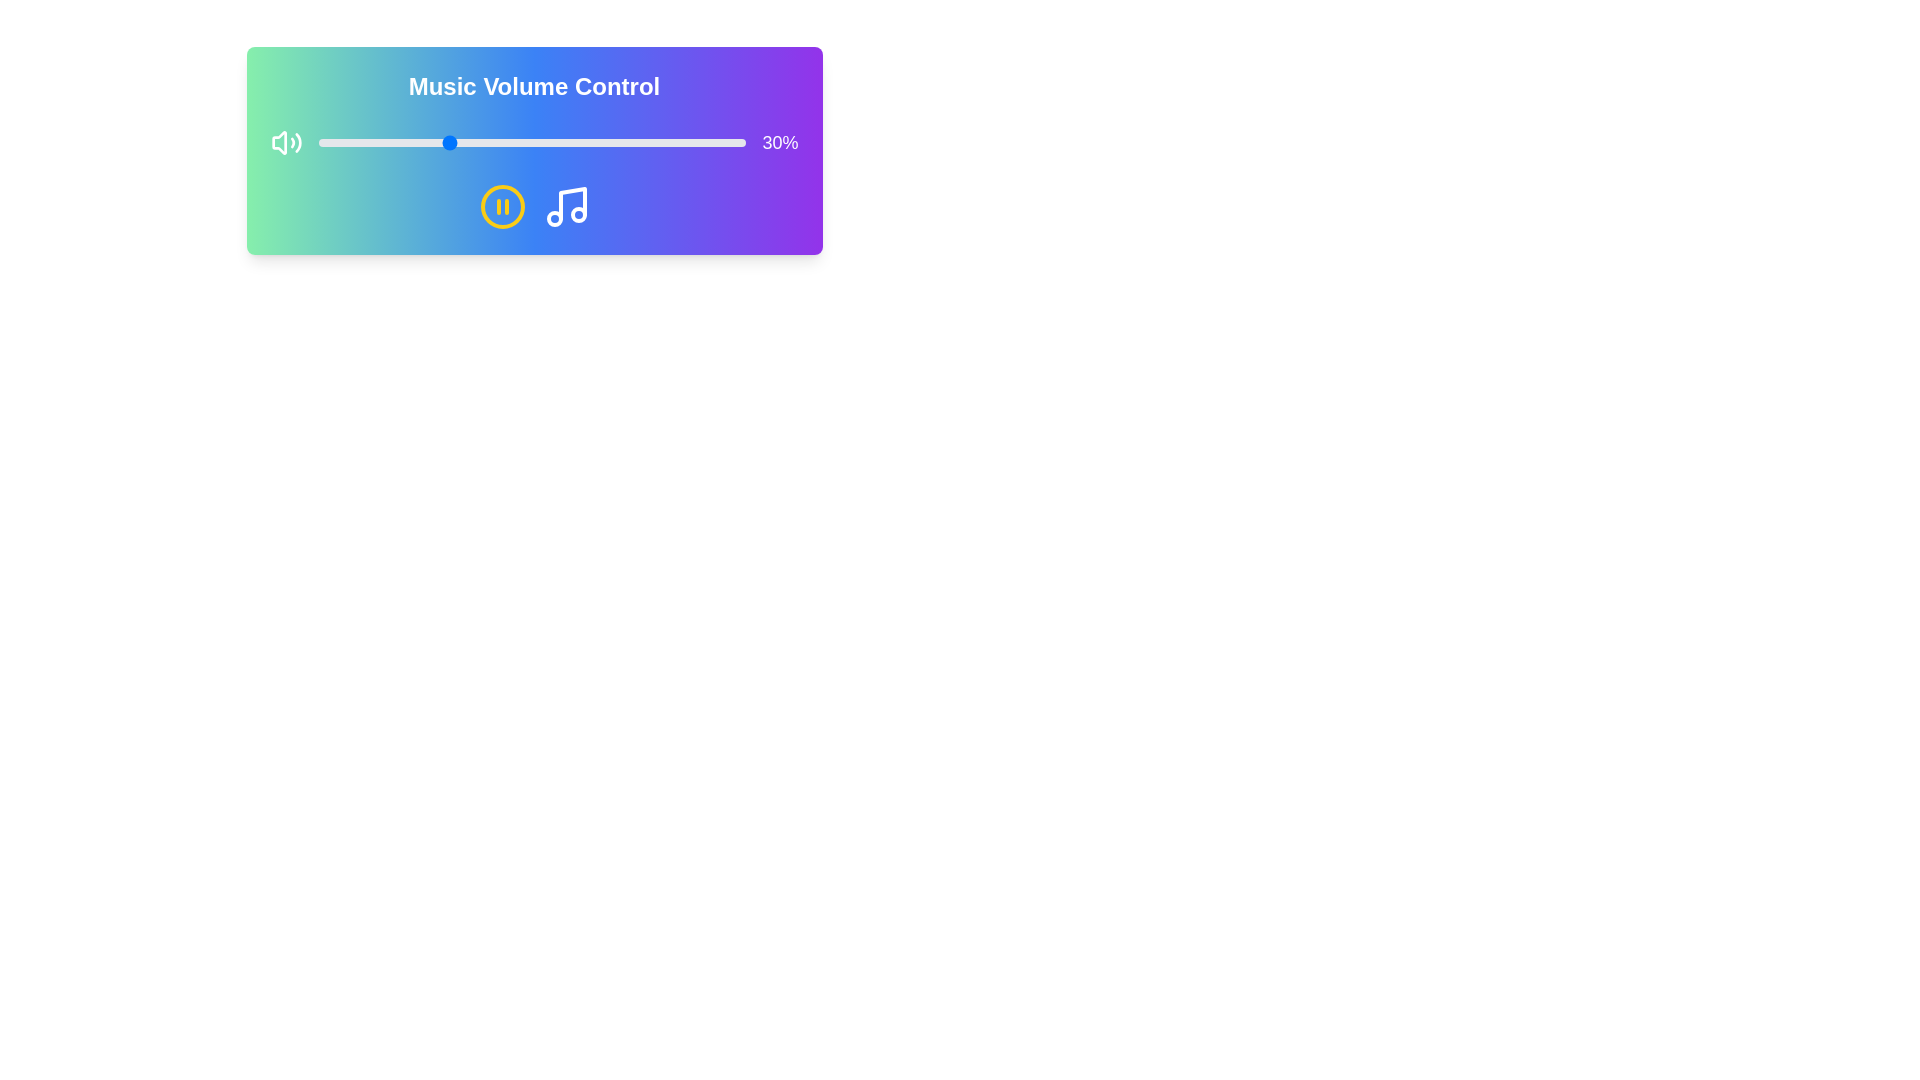 The width and height of the screenshot is (1920, 1080). Describe the element at coordinates (416, 141) in the screenshot. I see `the volume` at that location.